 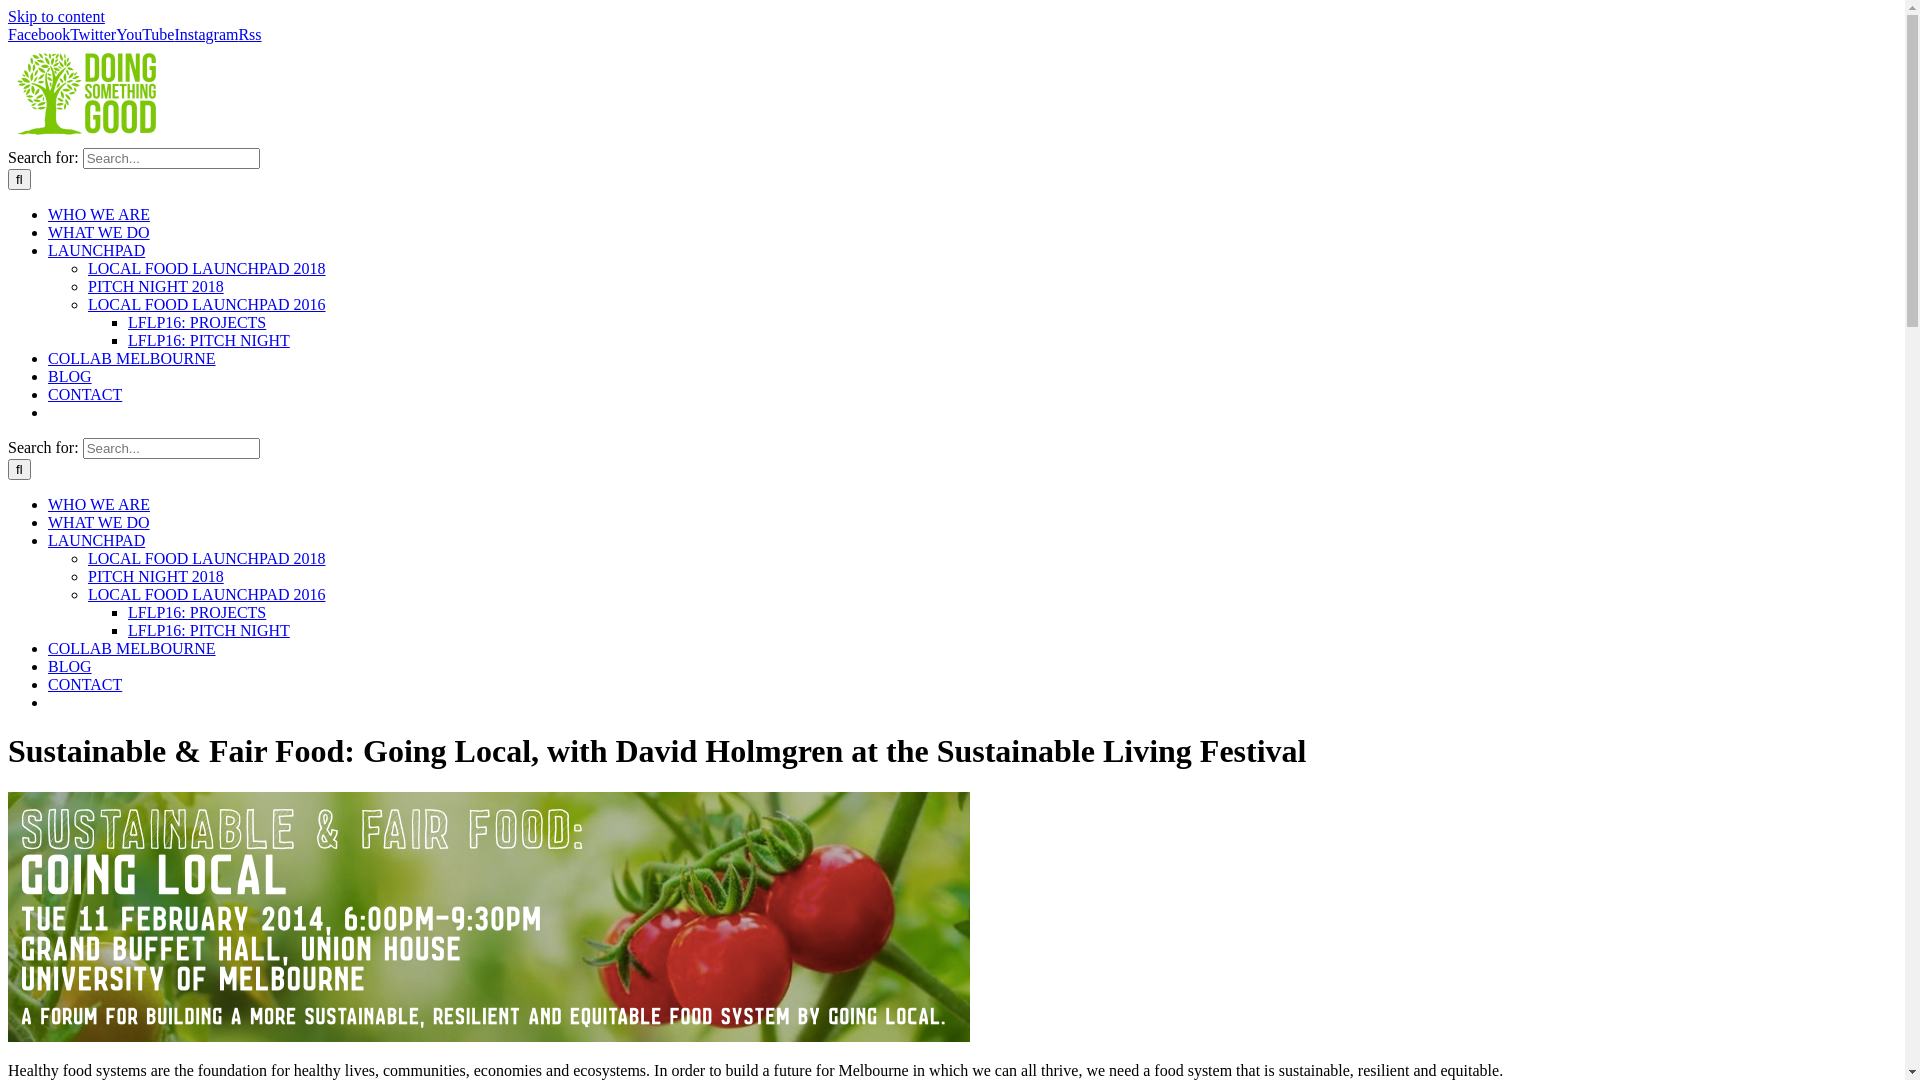 I want to click on 'Instagram', so click(x=206, y=34).